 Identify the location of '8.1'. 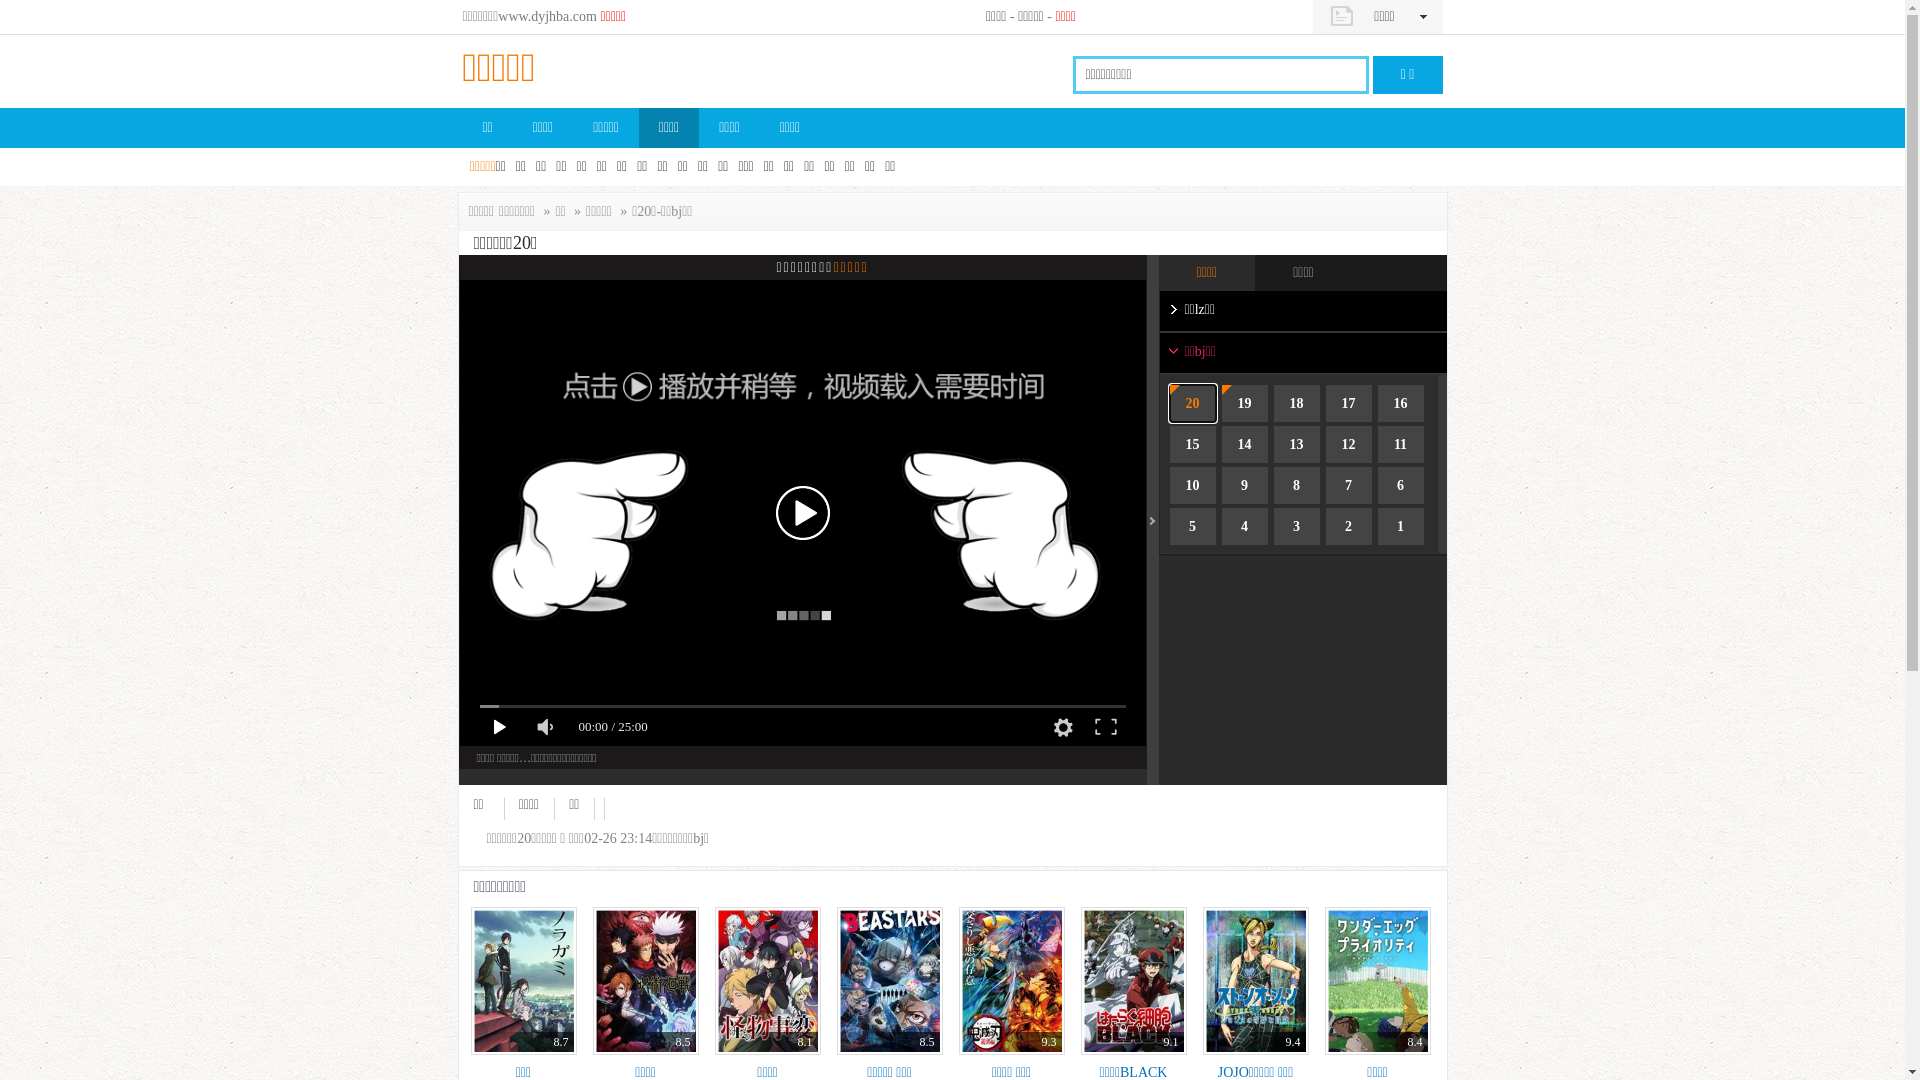
(766, 979).